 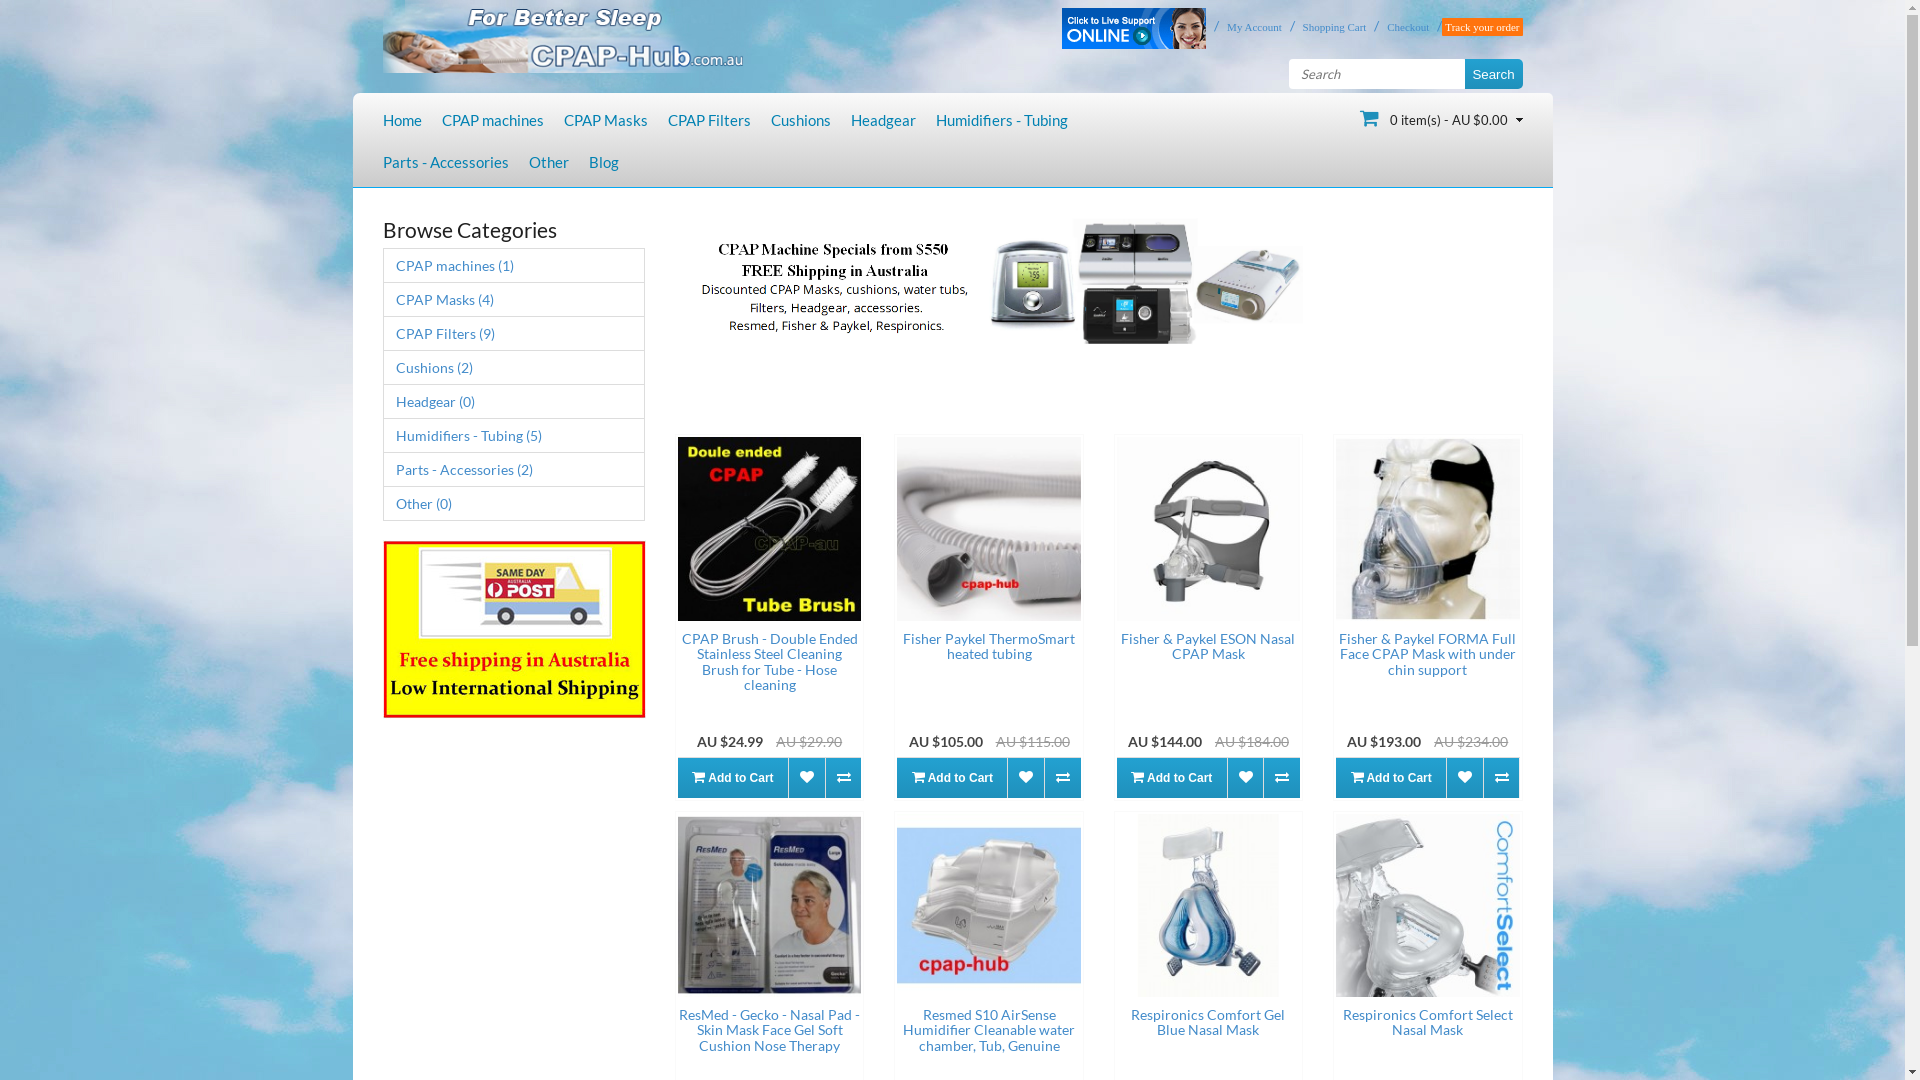 I want to click on 'CPAP machines', so click(x=493, y=119).